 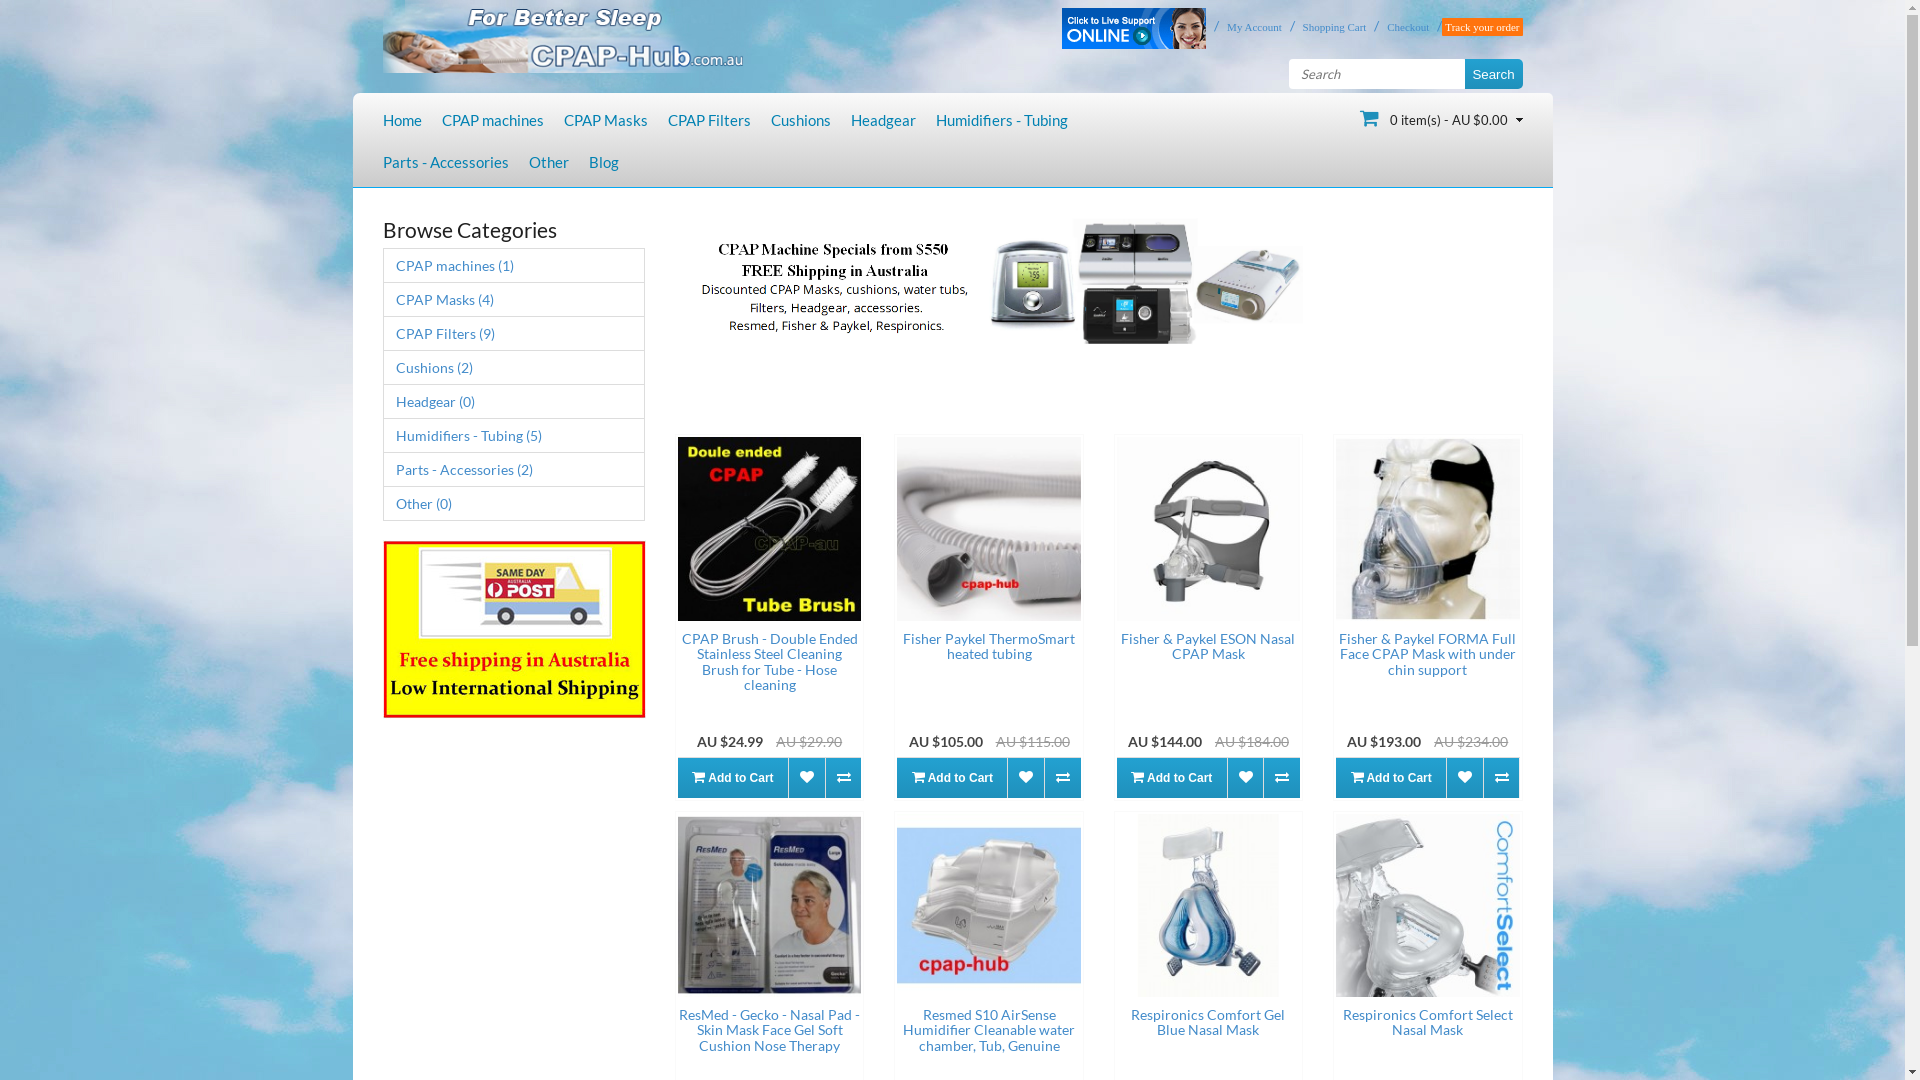 I want to click on 'CPAP machines', so click(x=493, y=119).